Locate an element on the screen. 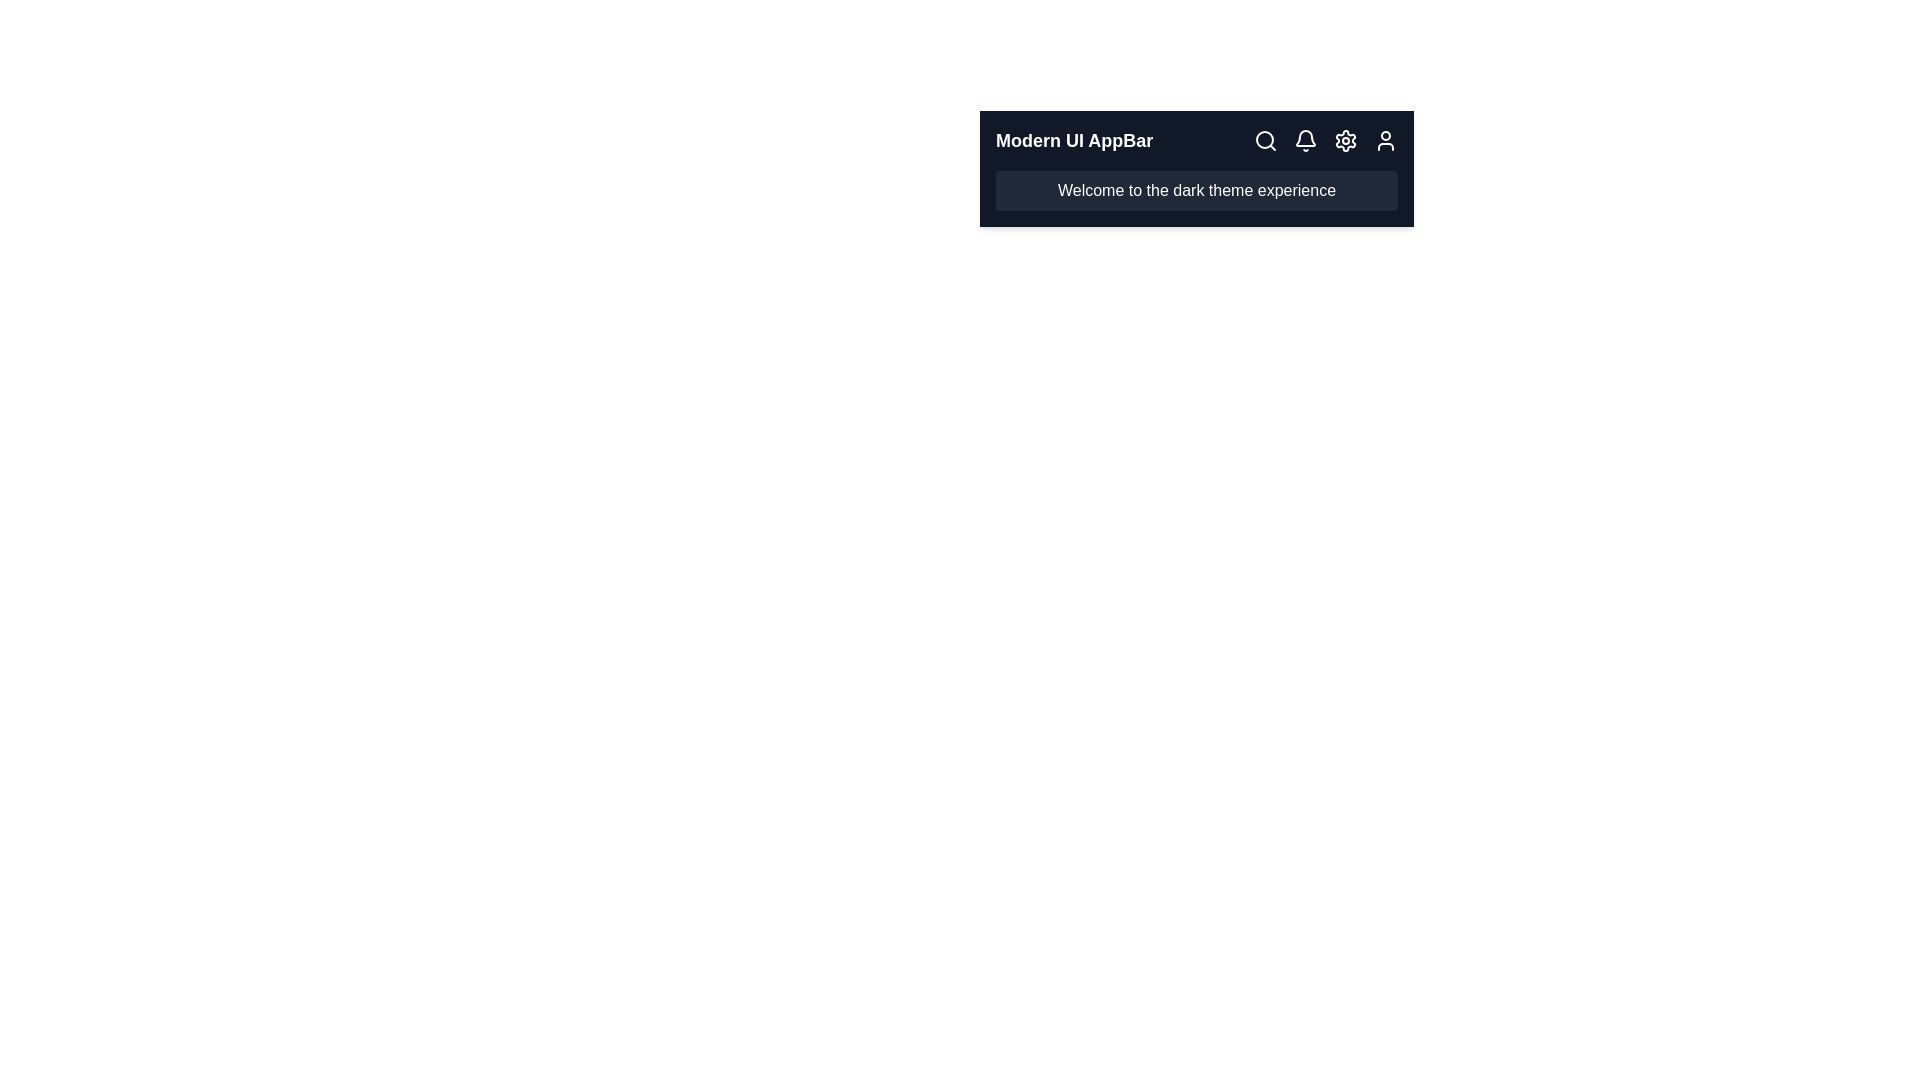 Image resolution: width=1920 pixels, height=1080 pixels. the 'User' icon in the 'EngagingAppBar' component is located at coordinates (1385, 140).